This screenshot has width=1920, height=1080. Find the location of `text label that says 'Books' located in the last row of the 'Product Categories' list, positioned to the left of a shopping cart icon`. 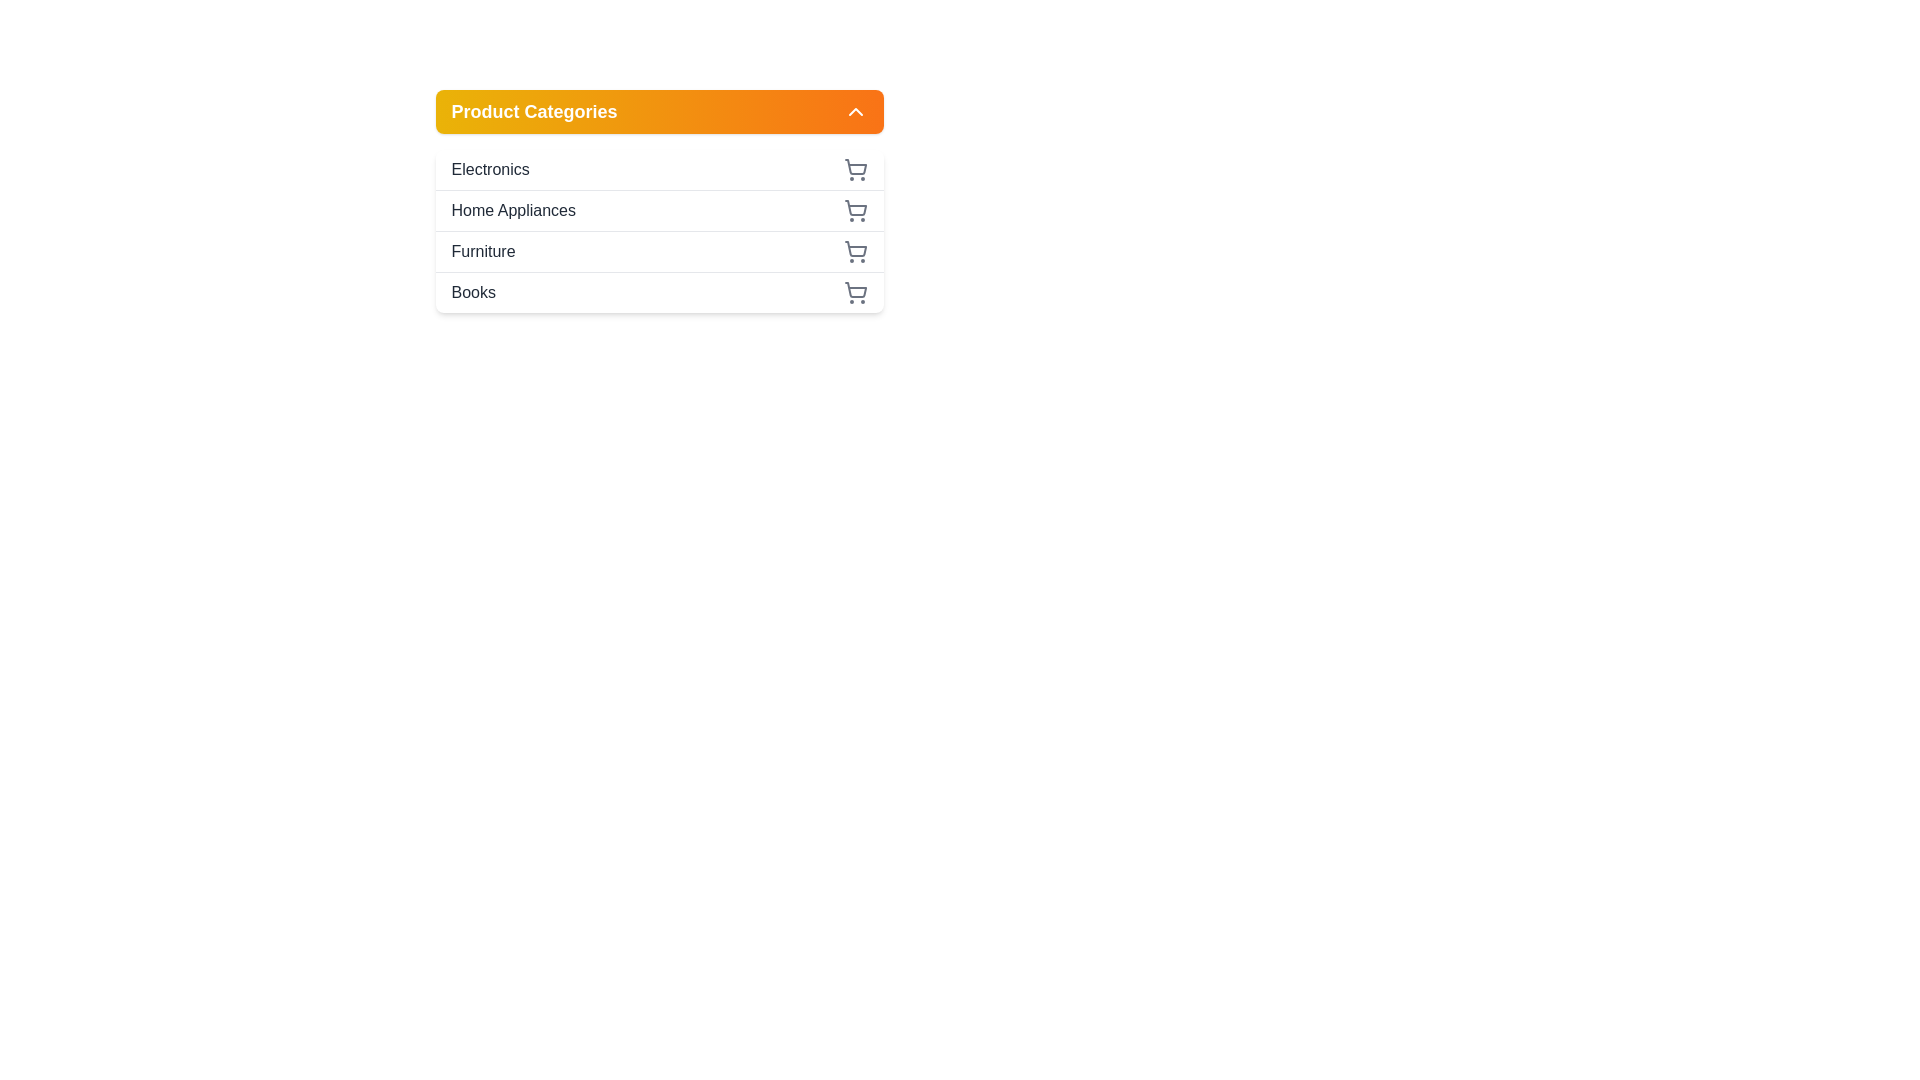

text label that says 'Books' located in the last row of the 'Product Categories' list, positioned to the left of a shopping cart icon is located at coordinates (472, 293).